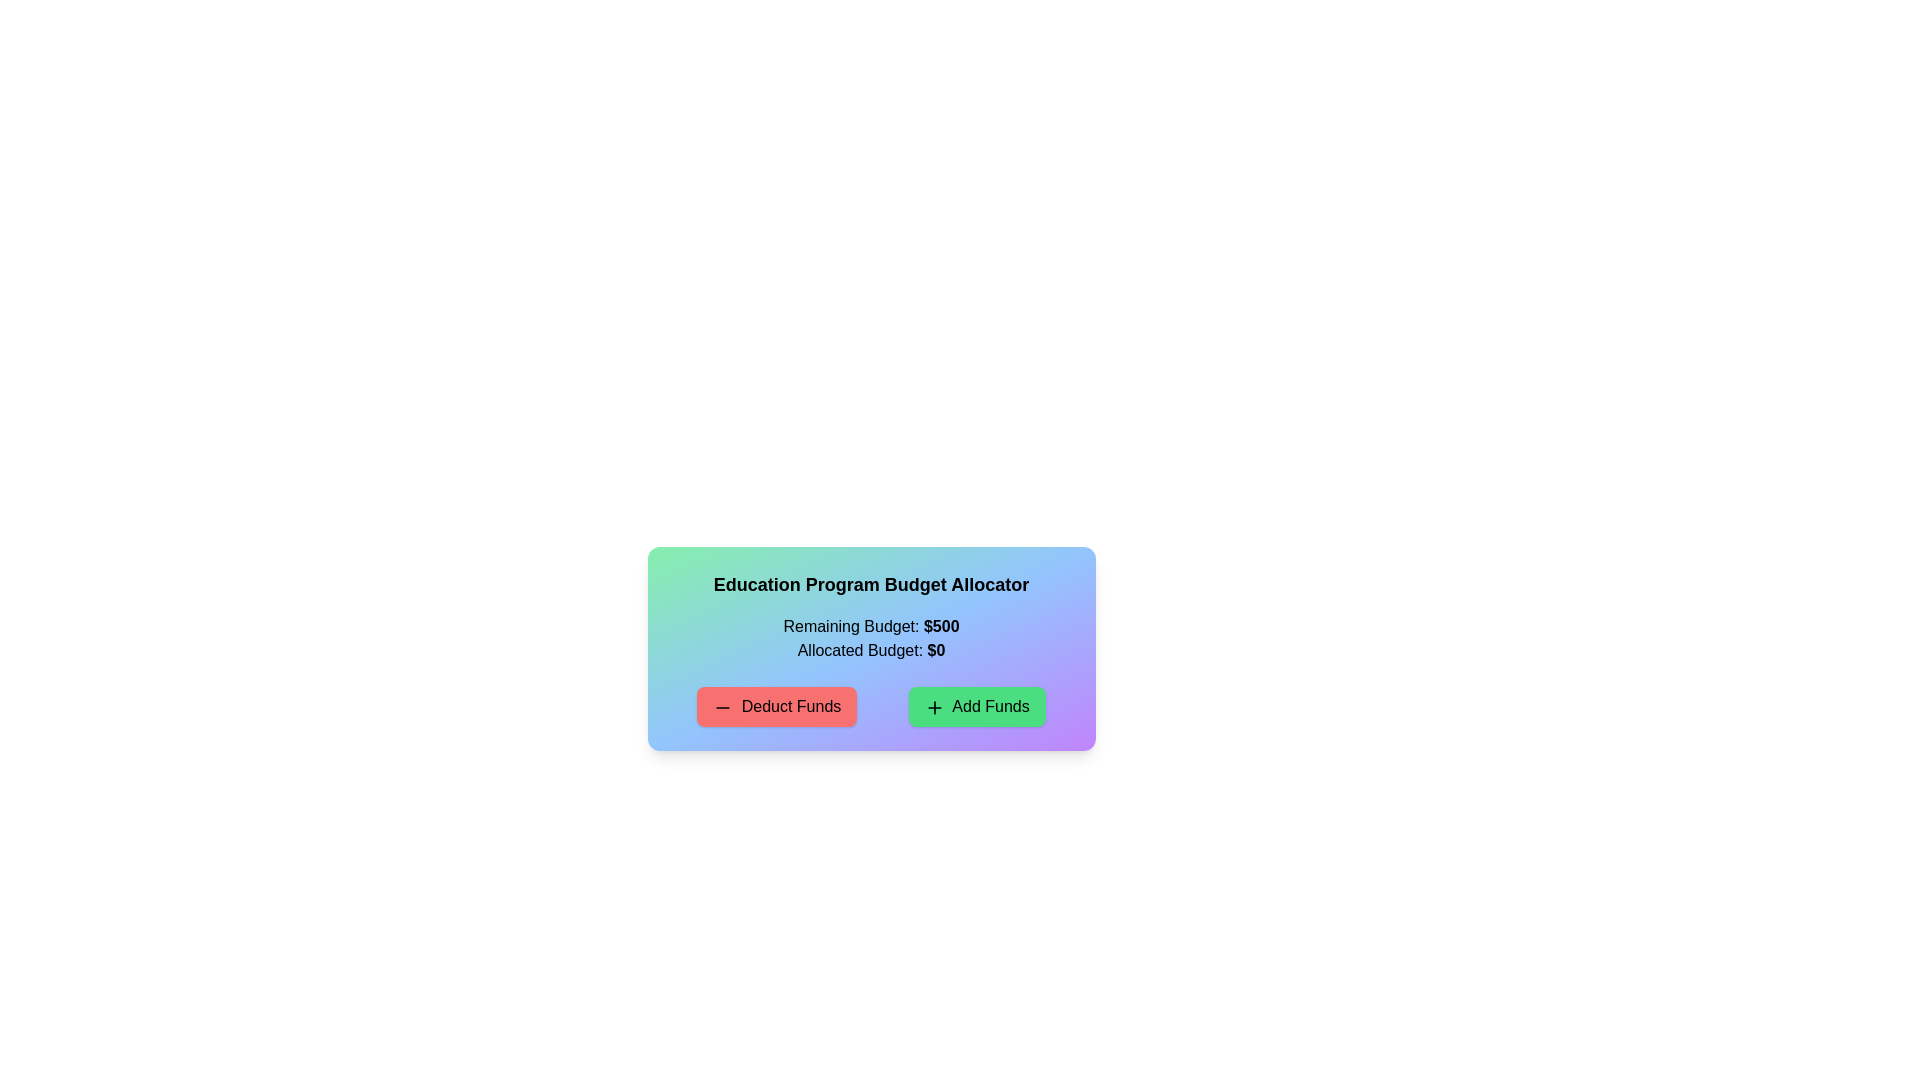 This screenshot has width=1920, height=1080. What do you see at coordinates (871, 626) in the screenshot?
I see `the informational Text label displaying the currently remaining budget amount, which is positioned above the 'Allocated Budget: $0' text` at bounding box center [871, 626].